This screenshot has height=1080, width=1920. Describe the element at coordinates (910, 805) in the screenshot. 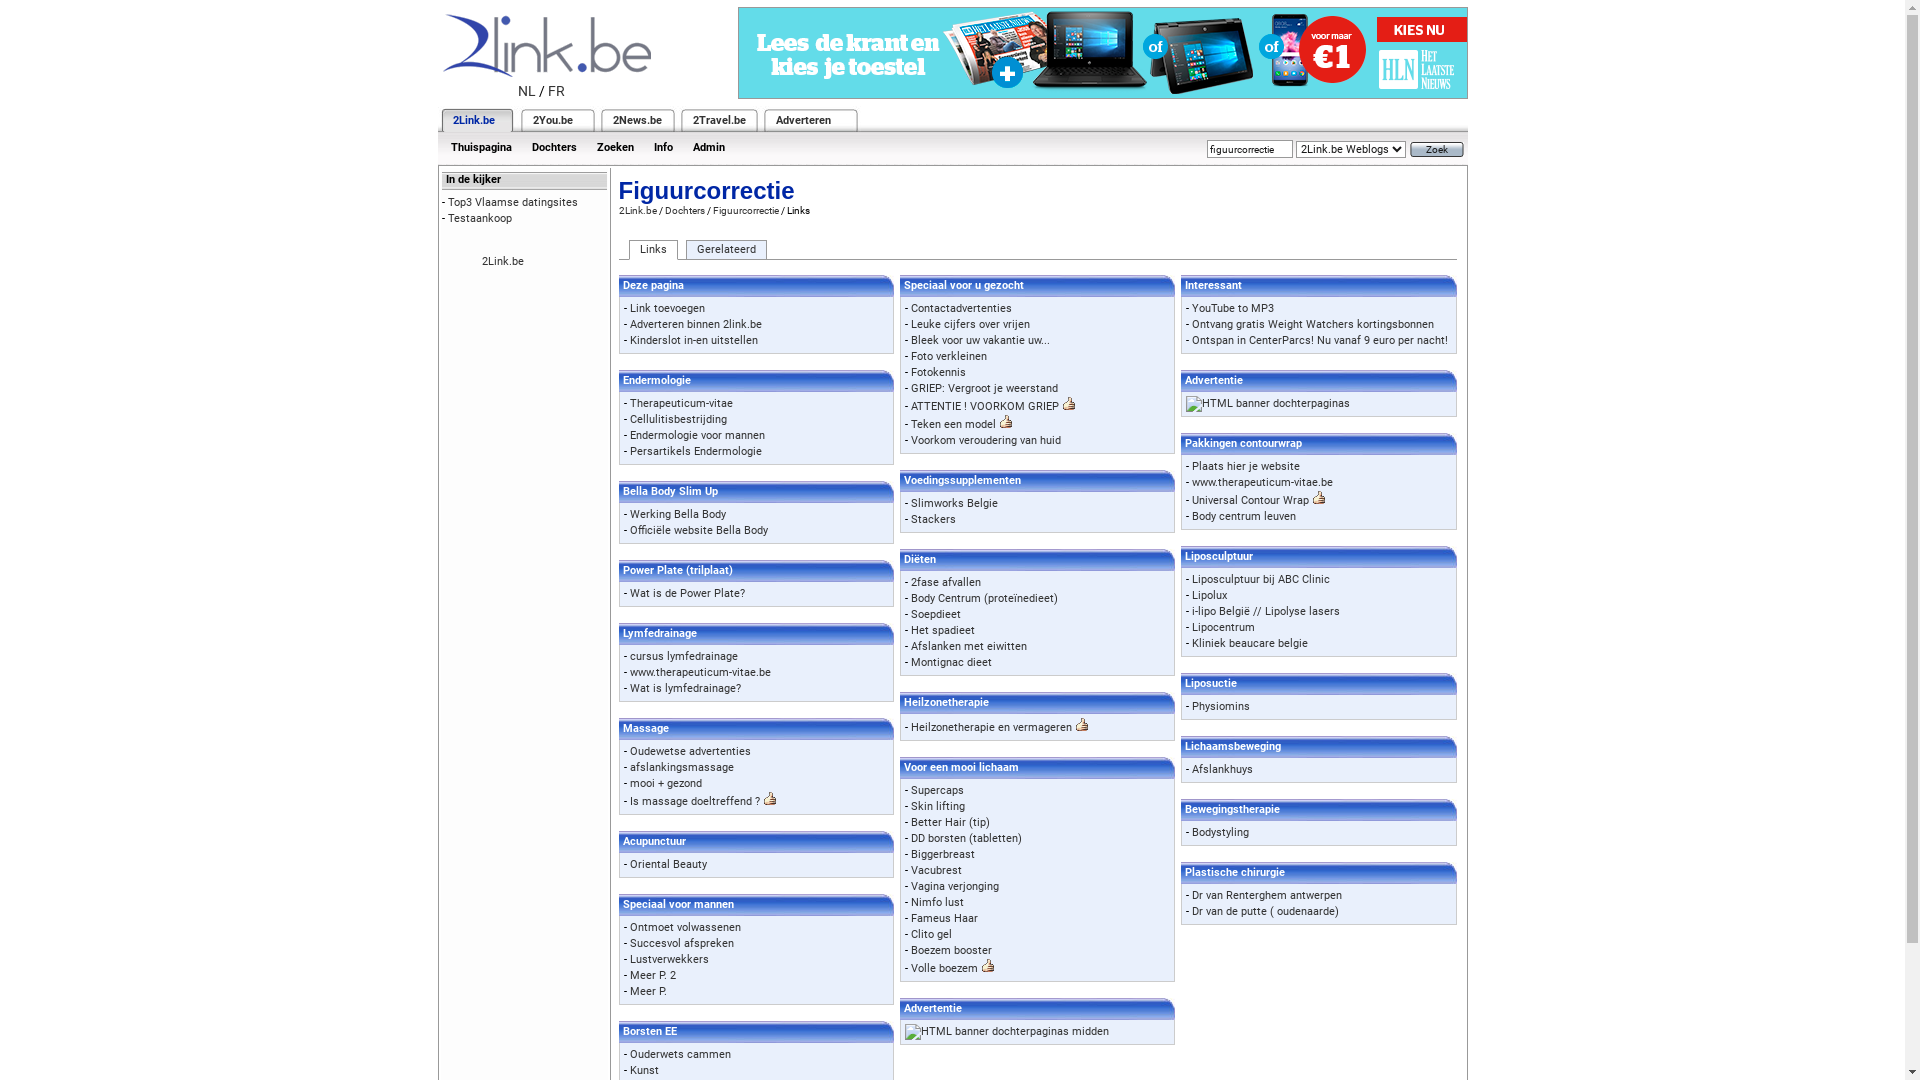

I see `'Skin lifting'` at that location.